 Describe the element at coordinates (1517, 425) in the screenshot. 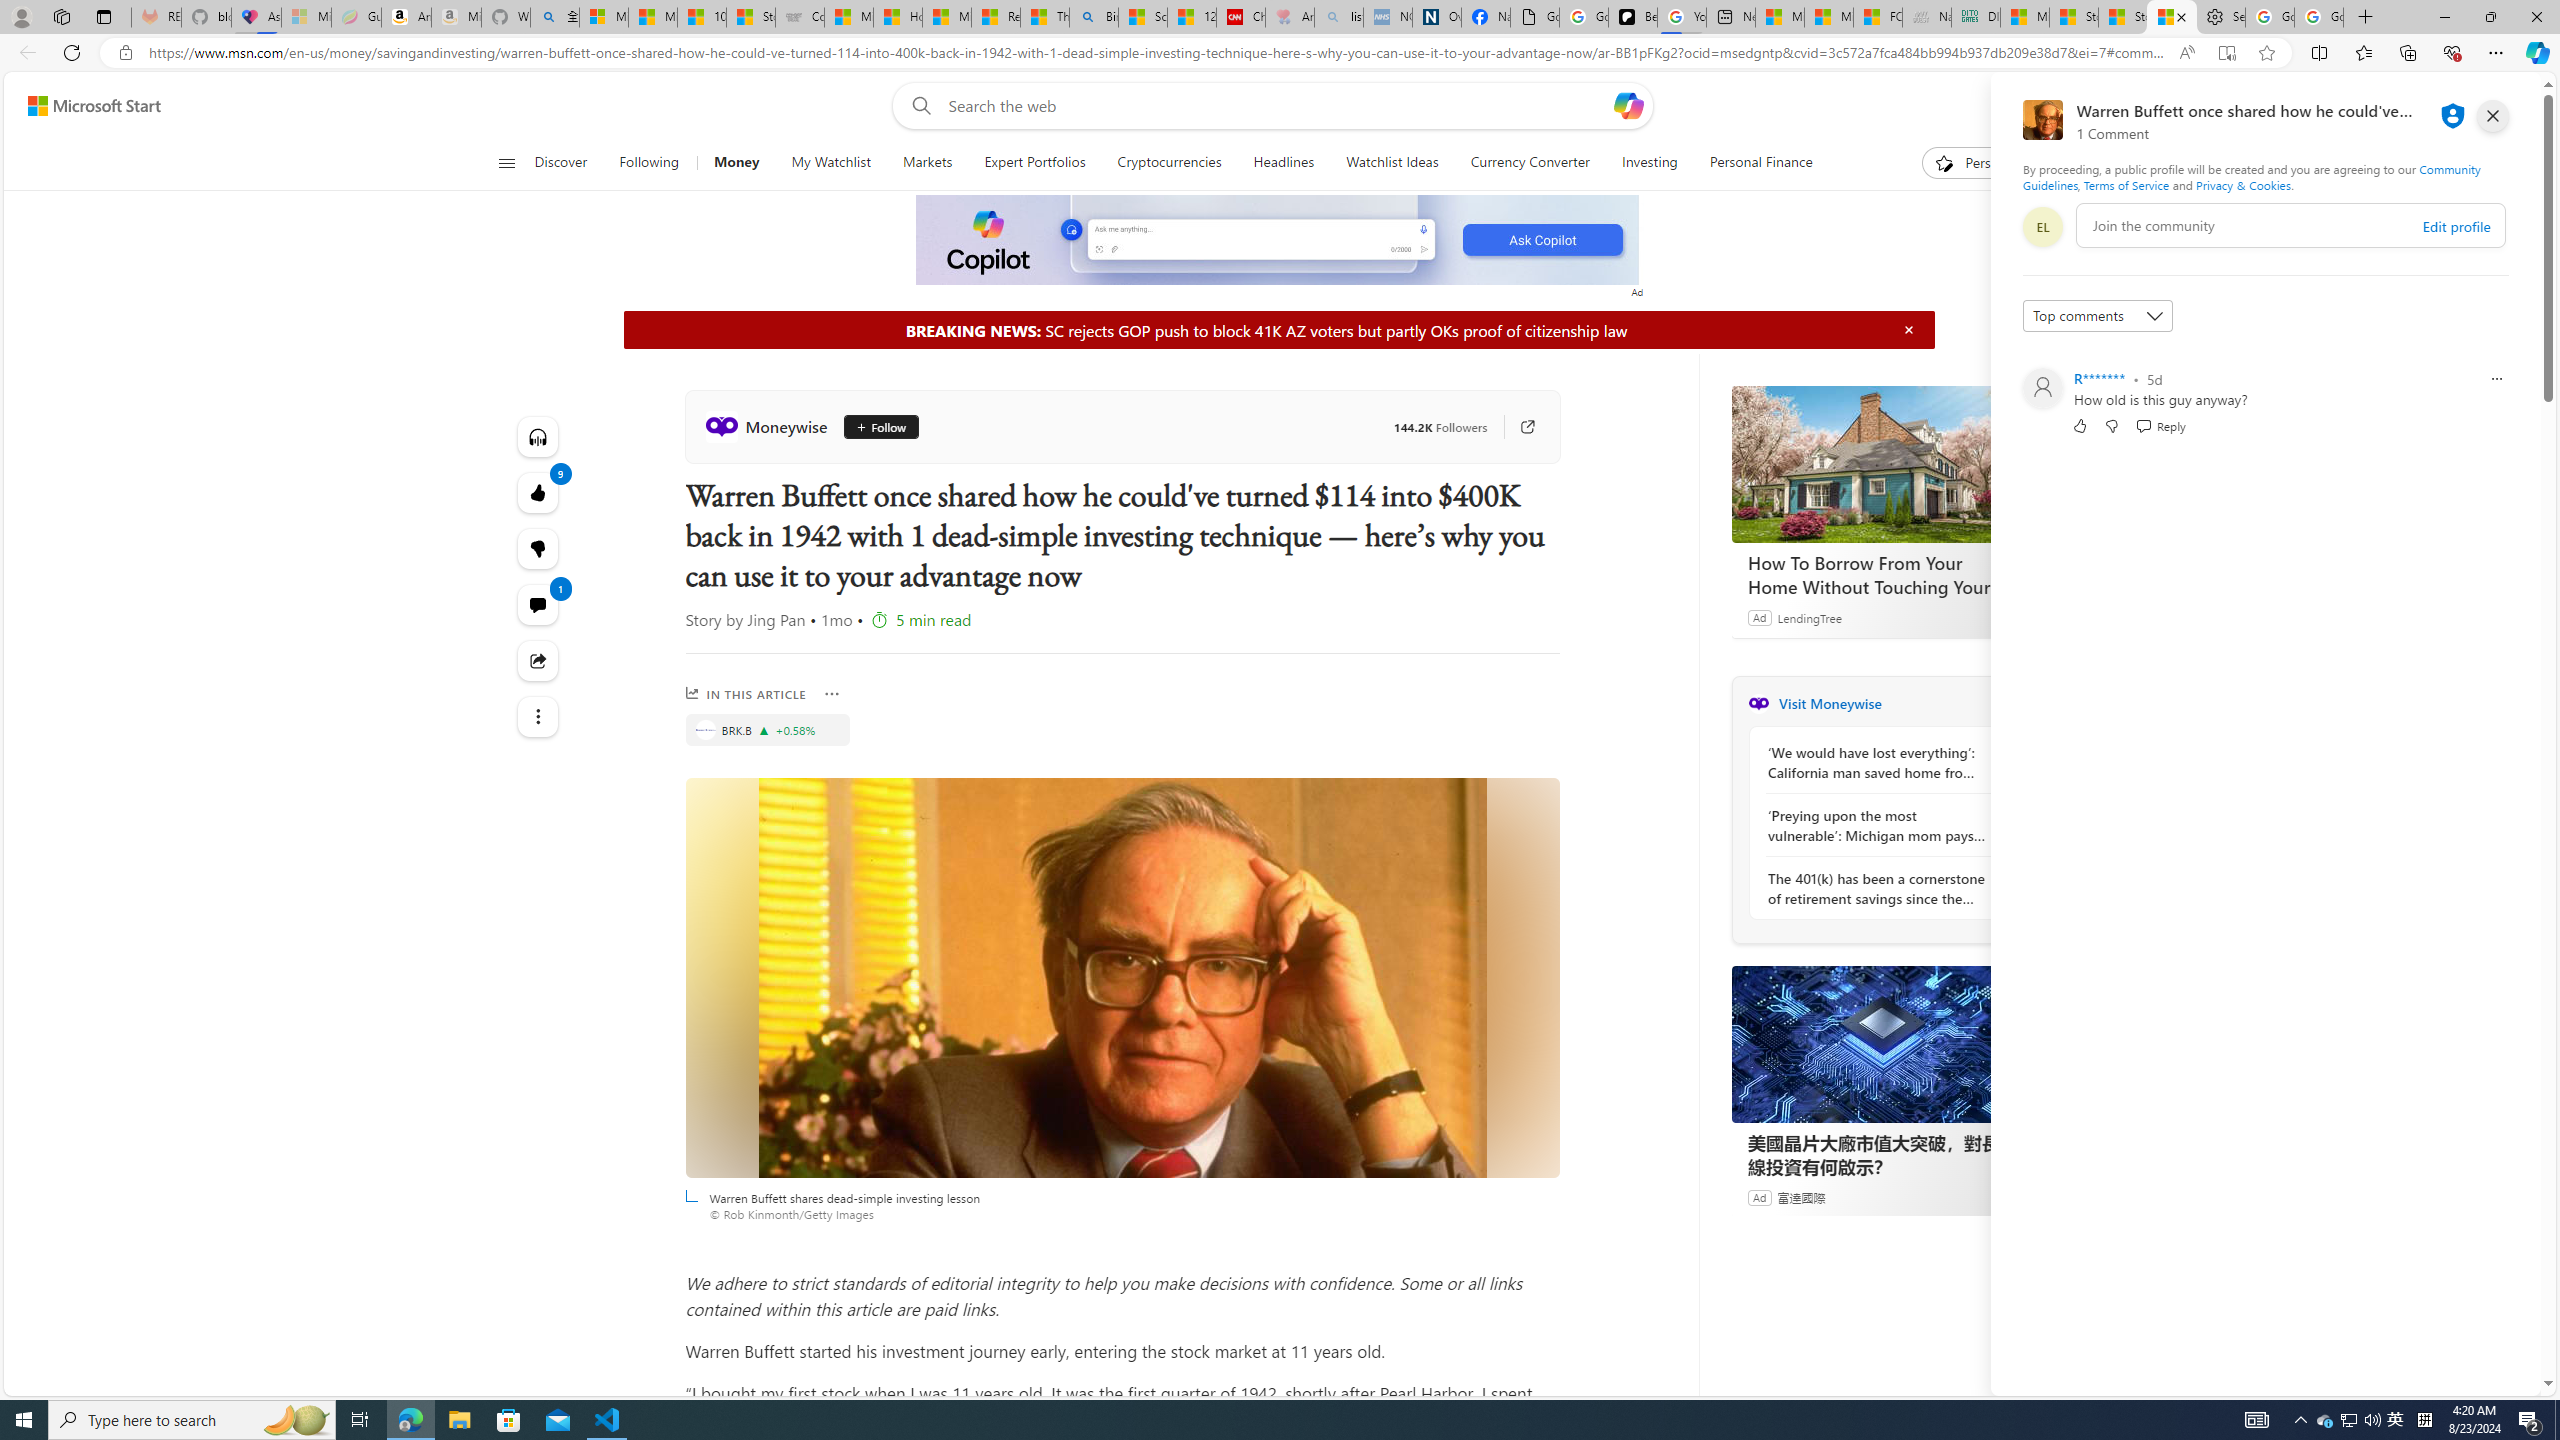

I see `'Go to publisher'` at that location.